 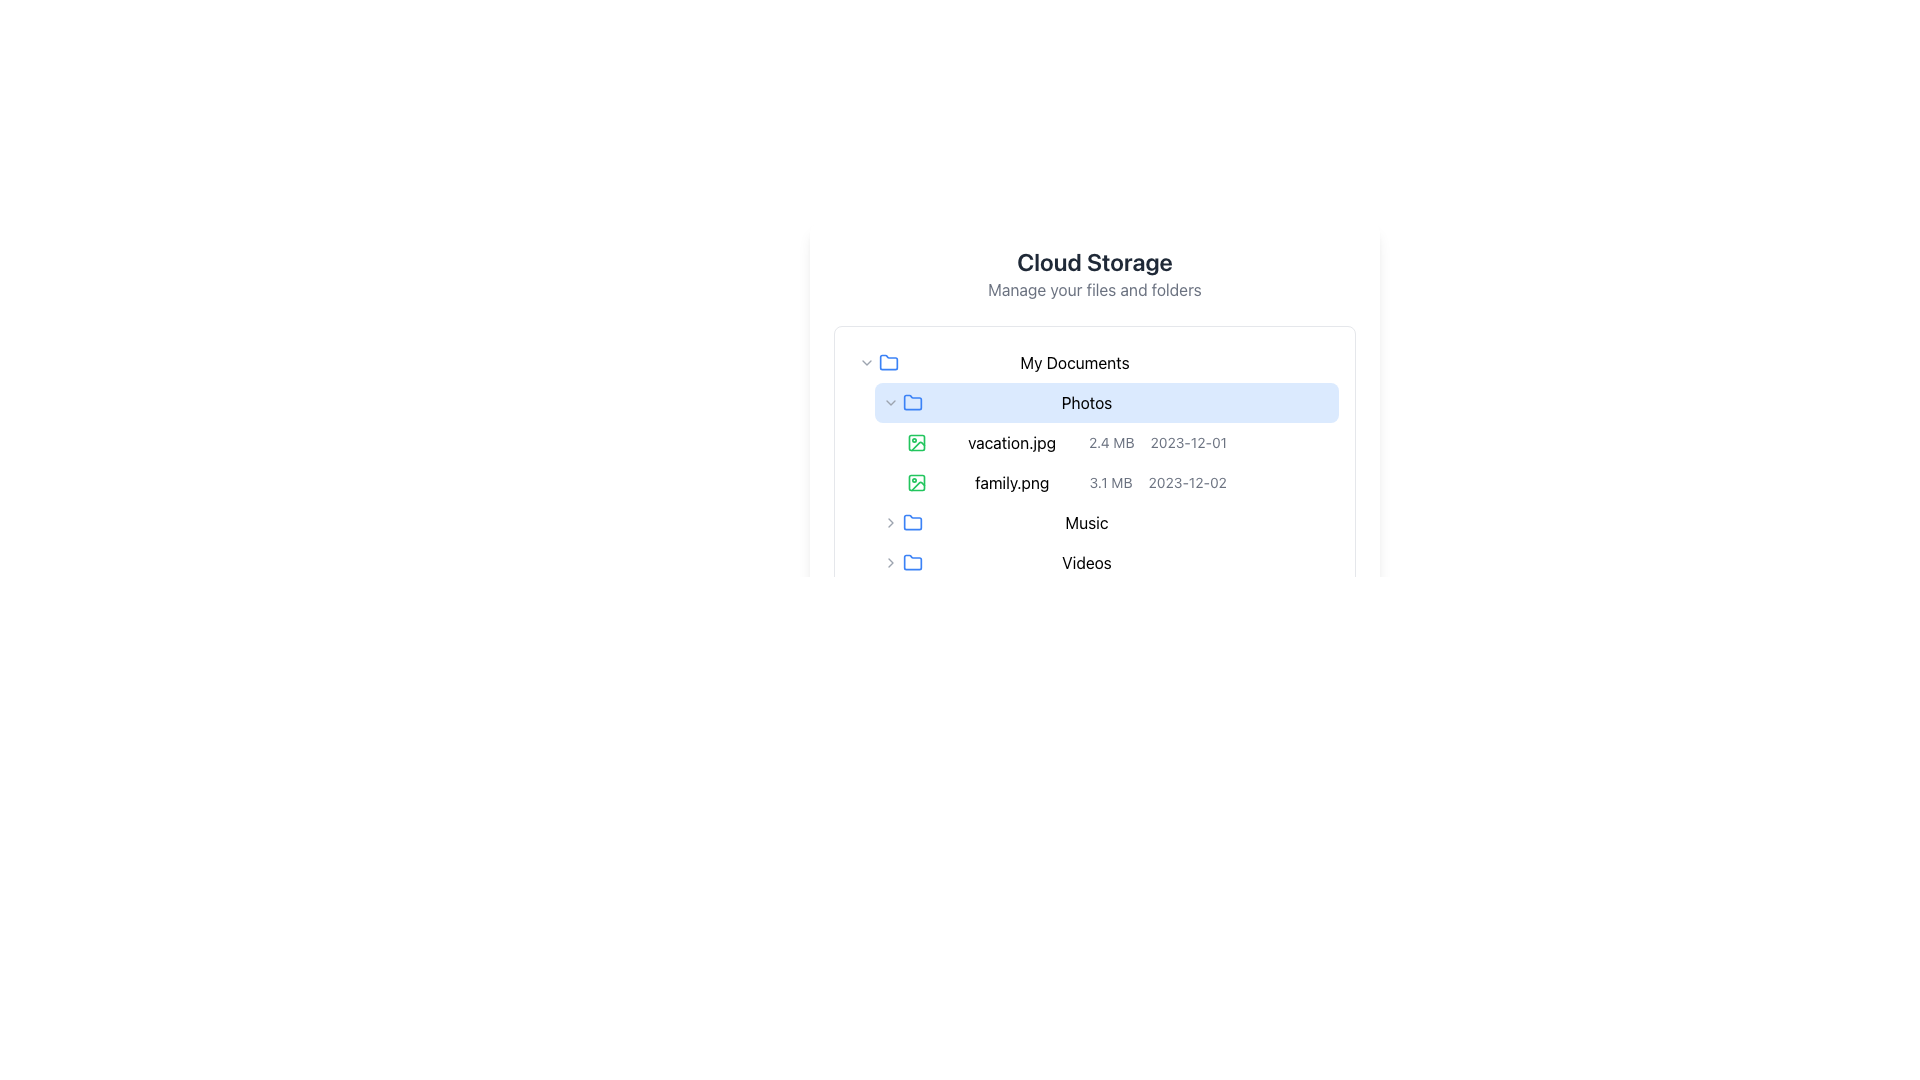 I want to click on the 'Music' folder button, so click(x=1093, y=522).